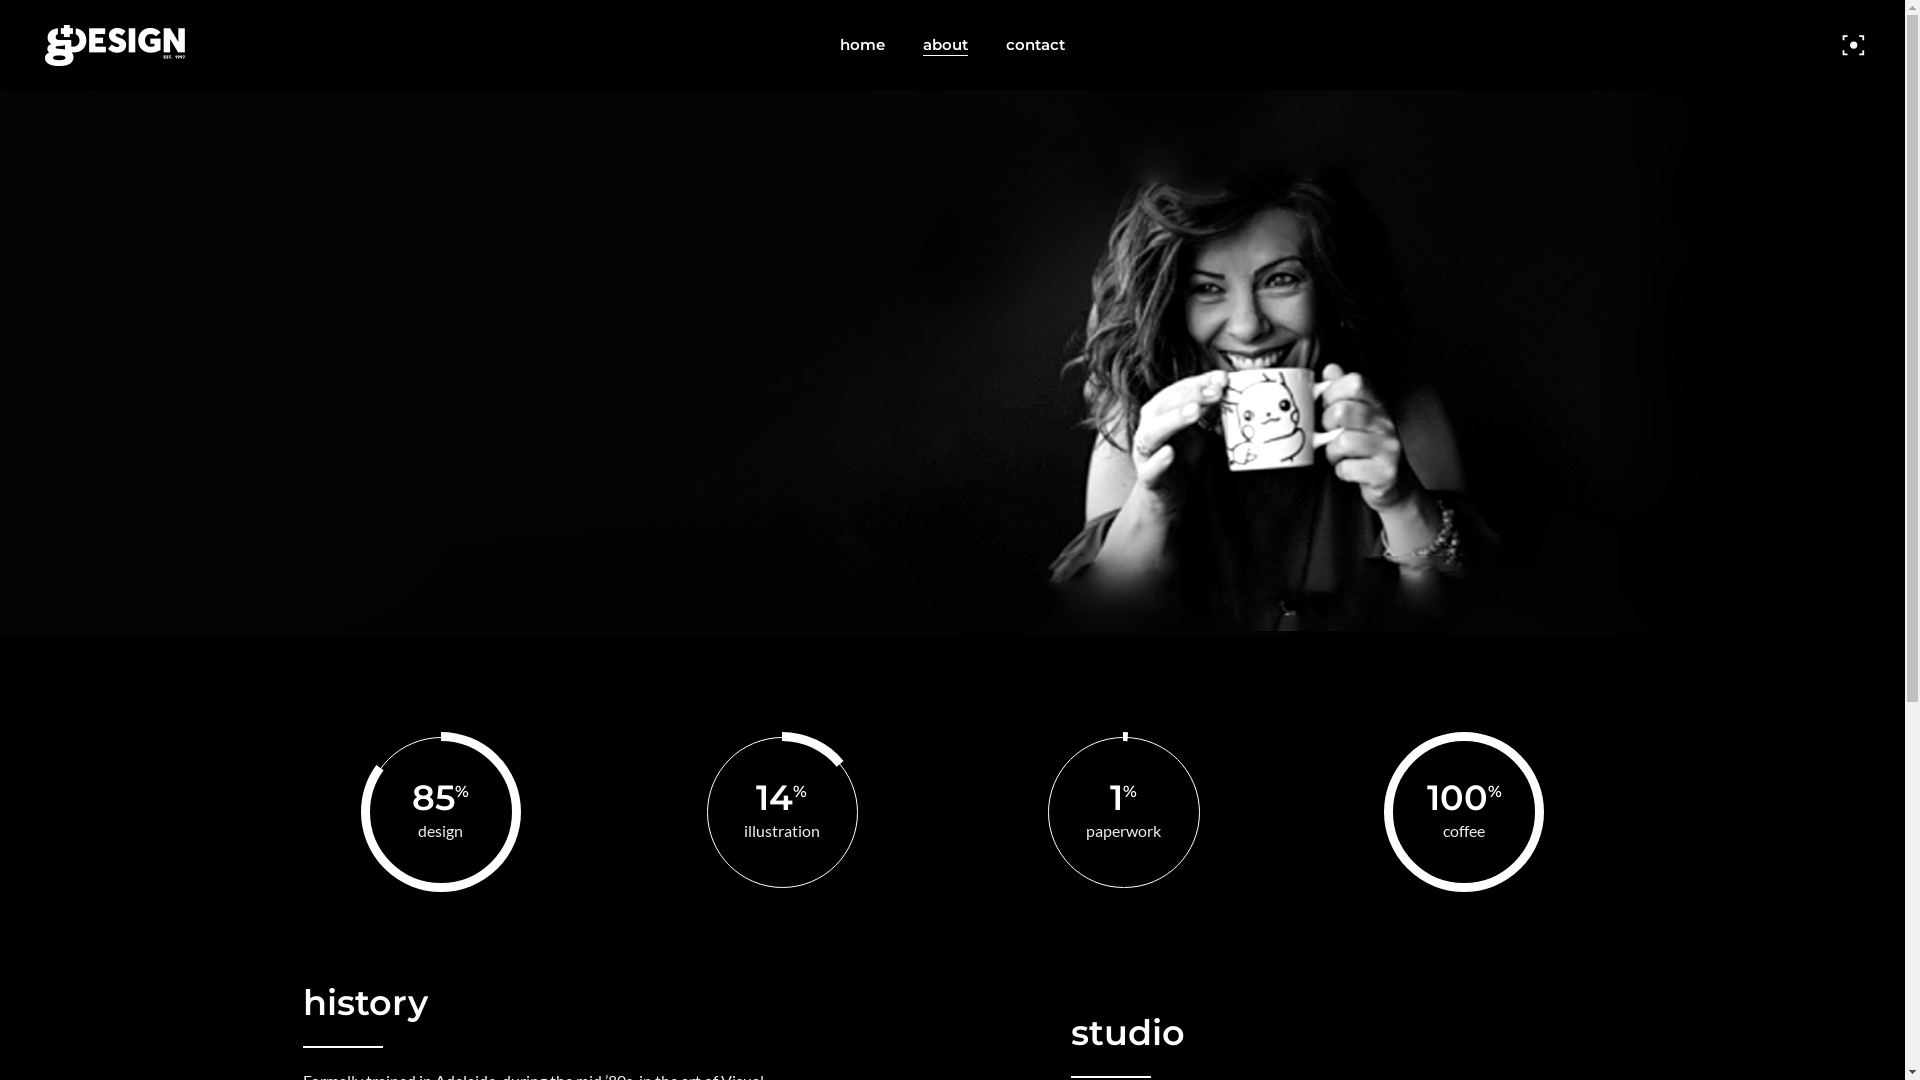  What do you see at coordinates (820, 45) in the screenshot?
I see `'home'` at bounding box center [820, 45].